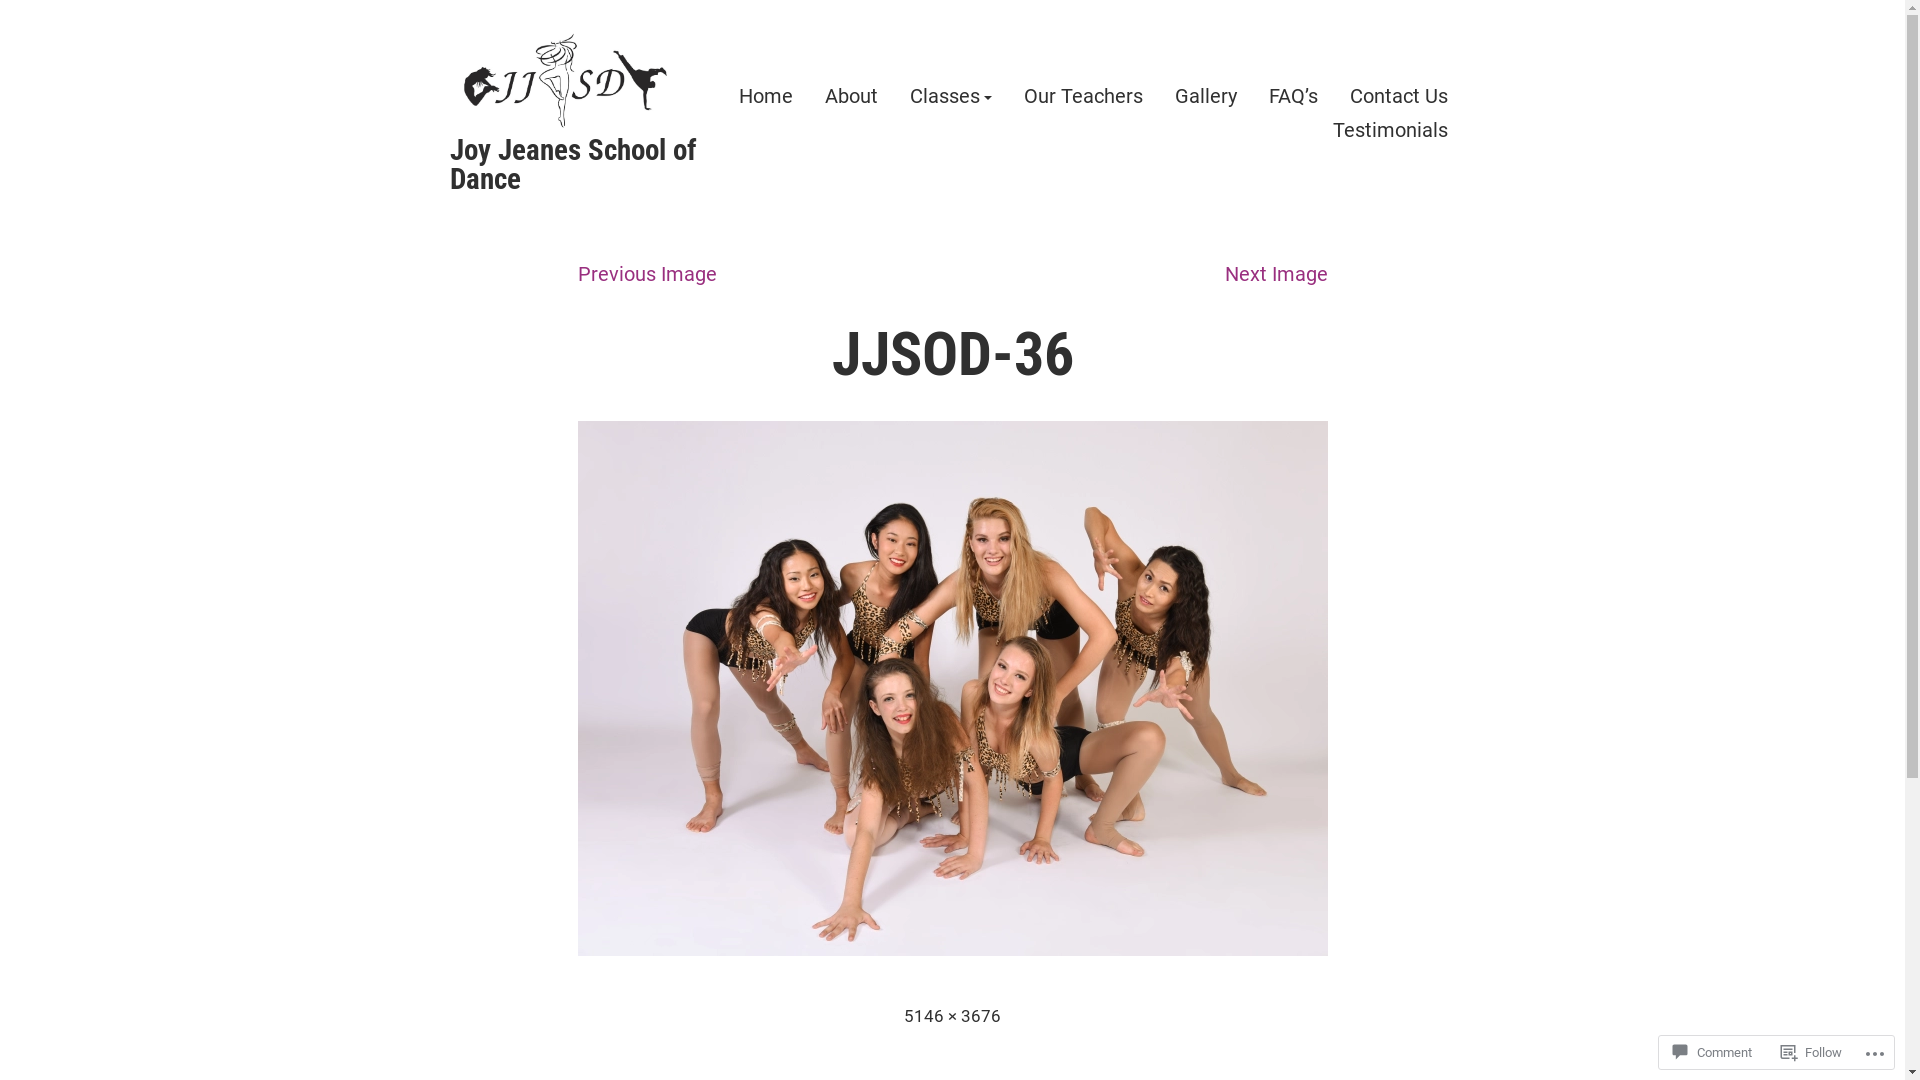 Image resolution: width=1920 pixels, height=1080 pixels. Describe the element at coordinates (1203, 96) in the screenshot. I see `'Gallery'` at that location.